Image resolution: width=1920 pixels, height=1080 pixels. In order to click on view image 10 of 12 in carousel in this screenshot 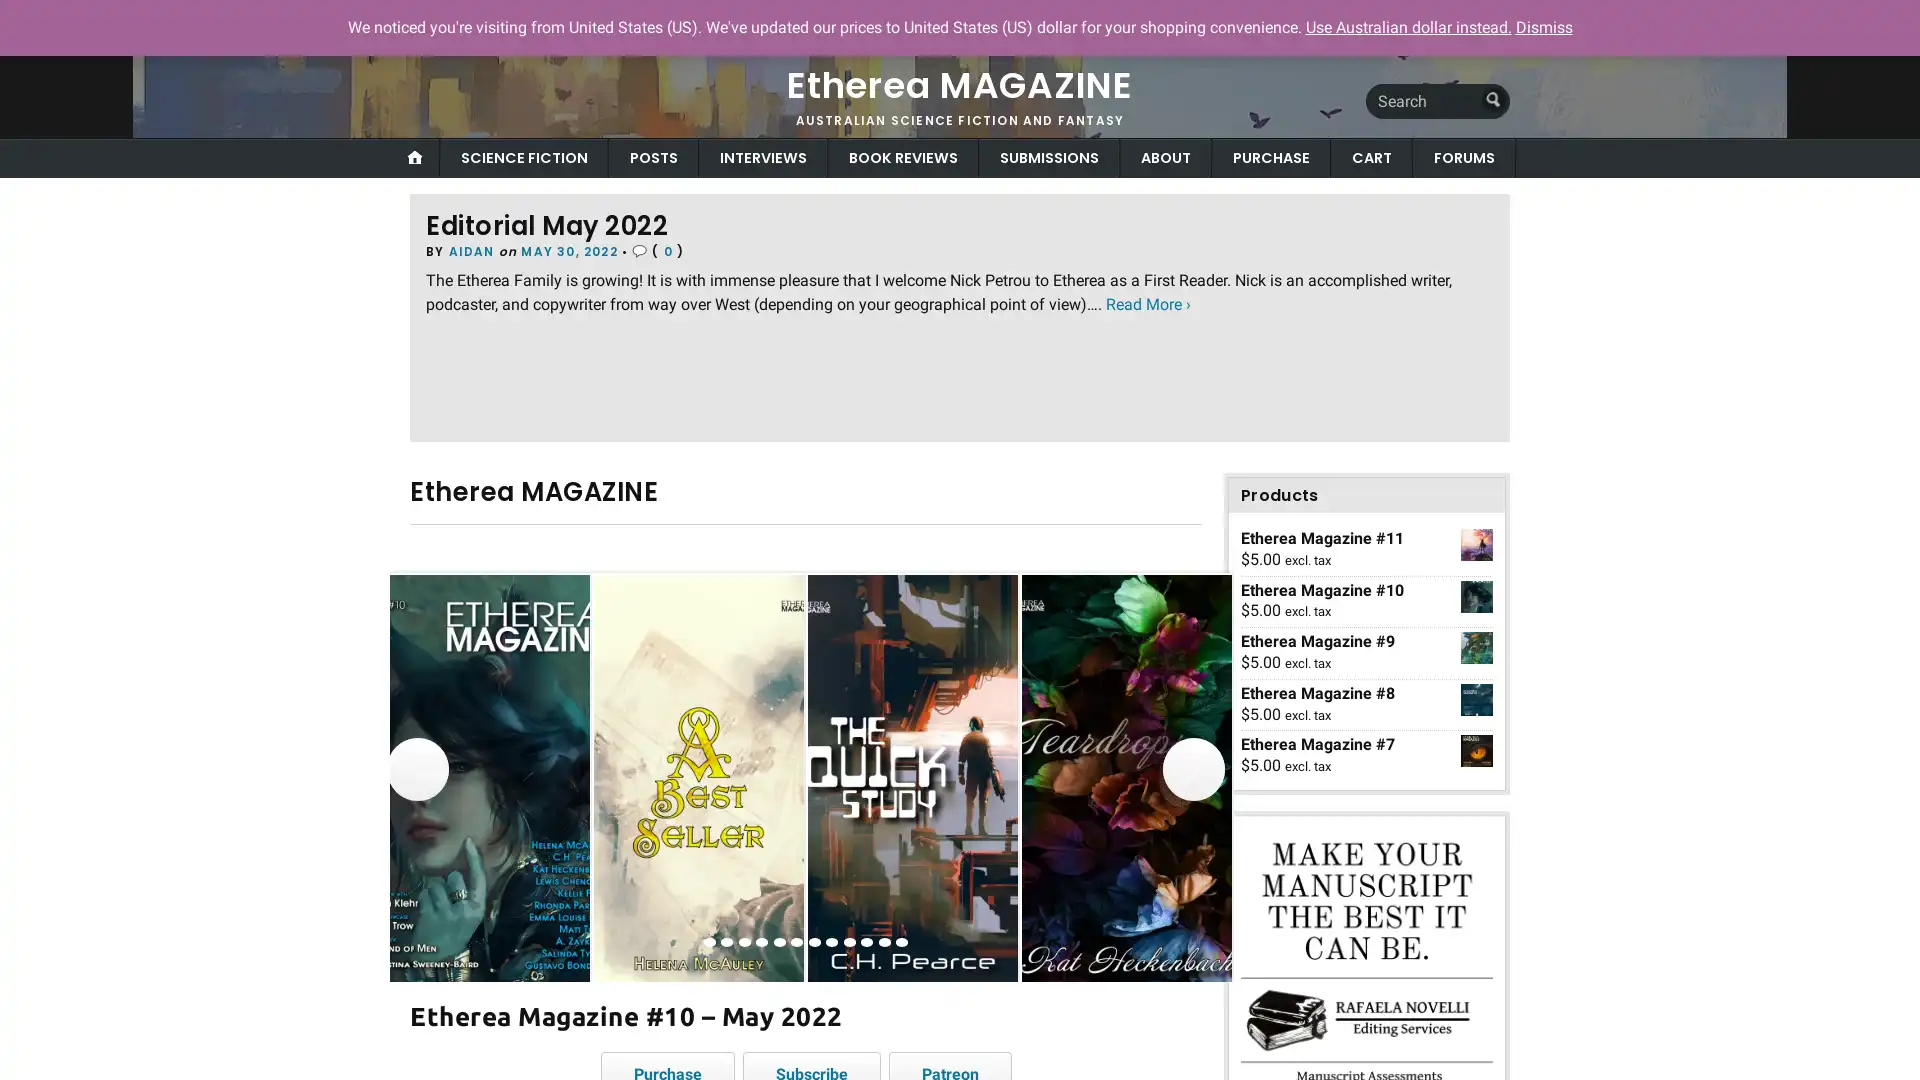, I will do `click(867, 941)`.